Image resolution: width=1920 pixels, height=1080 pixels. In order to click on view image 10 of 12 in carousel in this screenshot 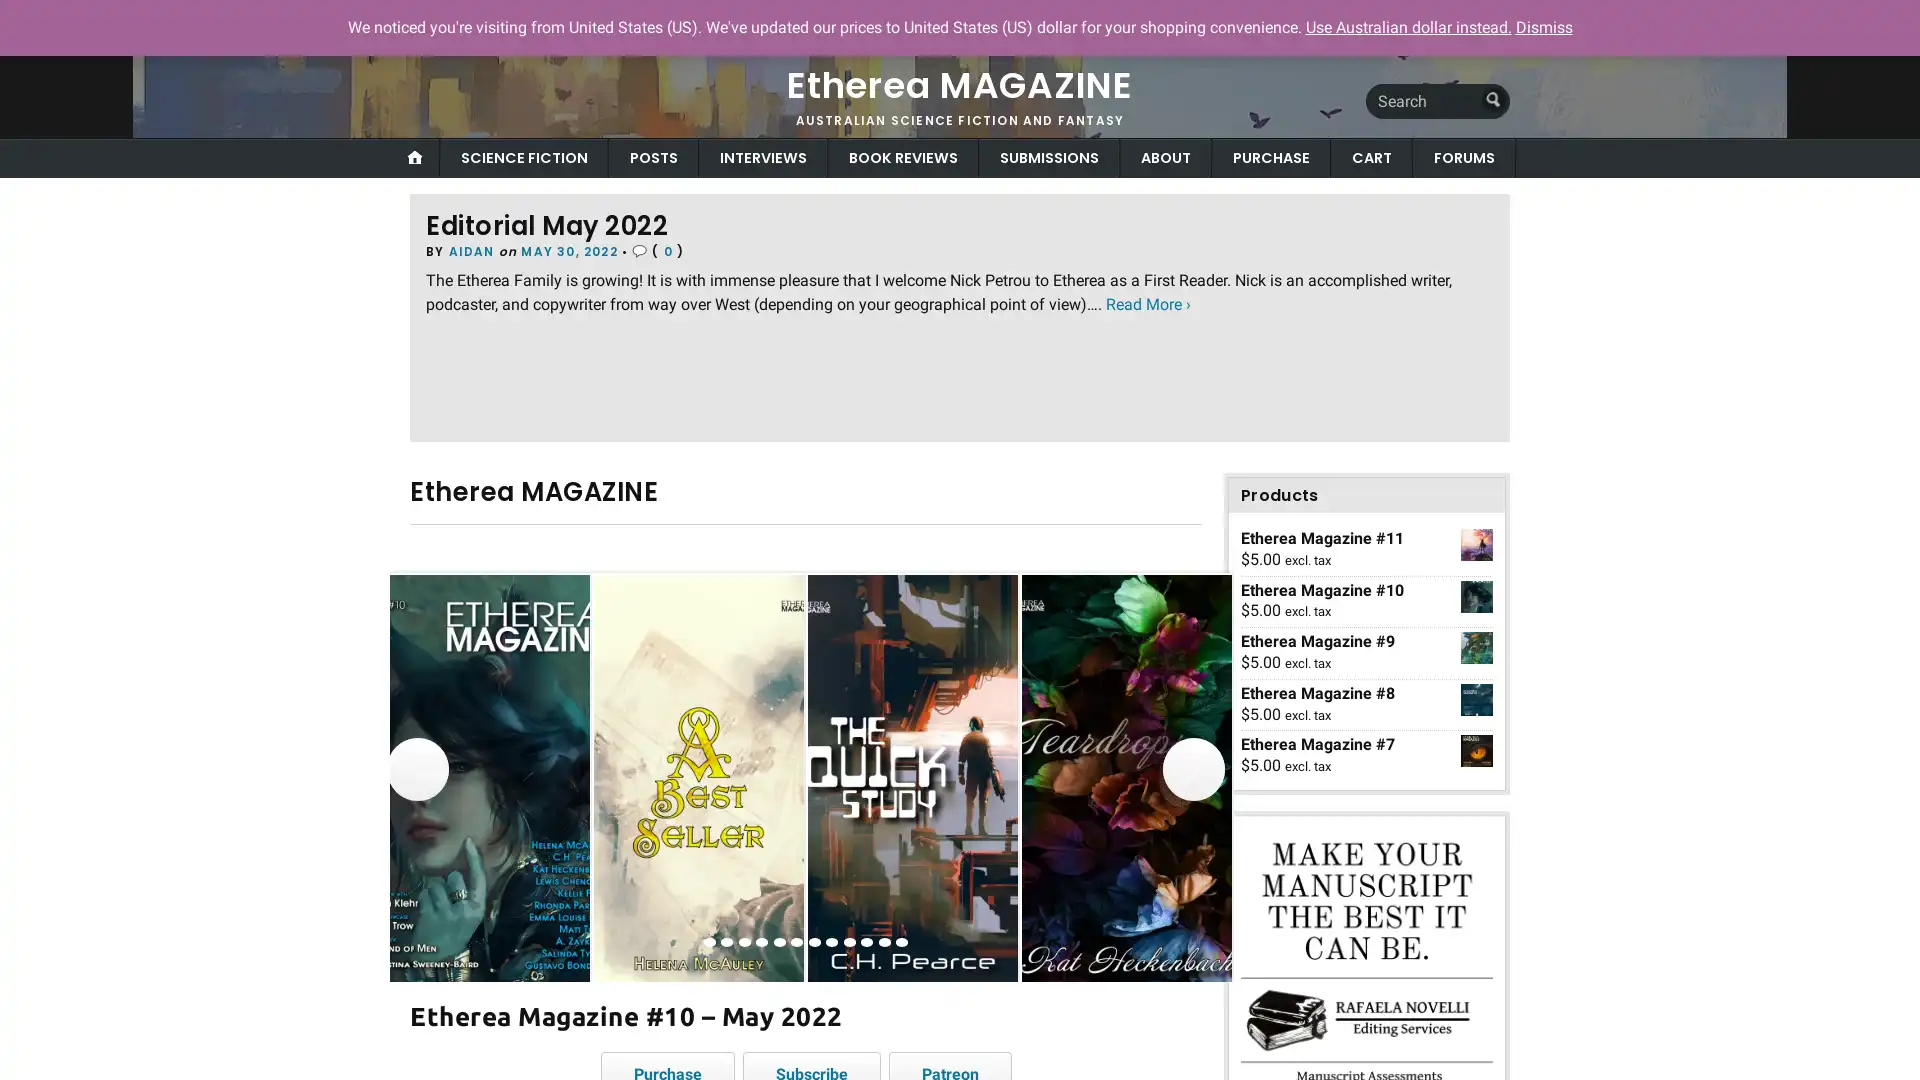, I will do `click(867, 941)`.